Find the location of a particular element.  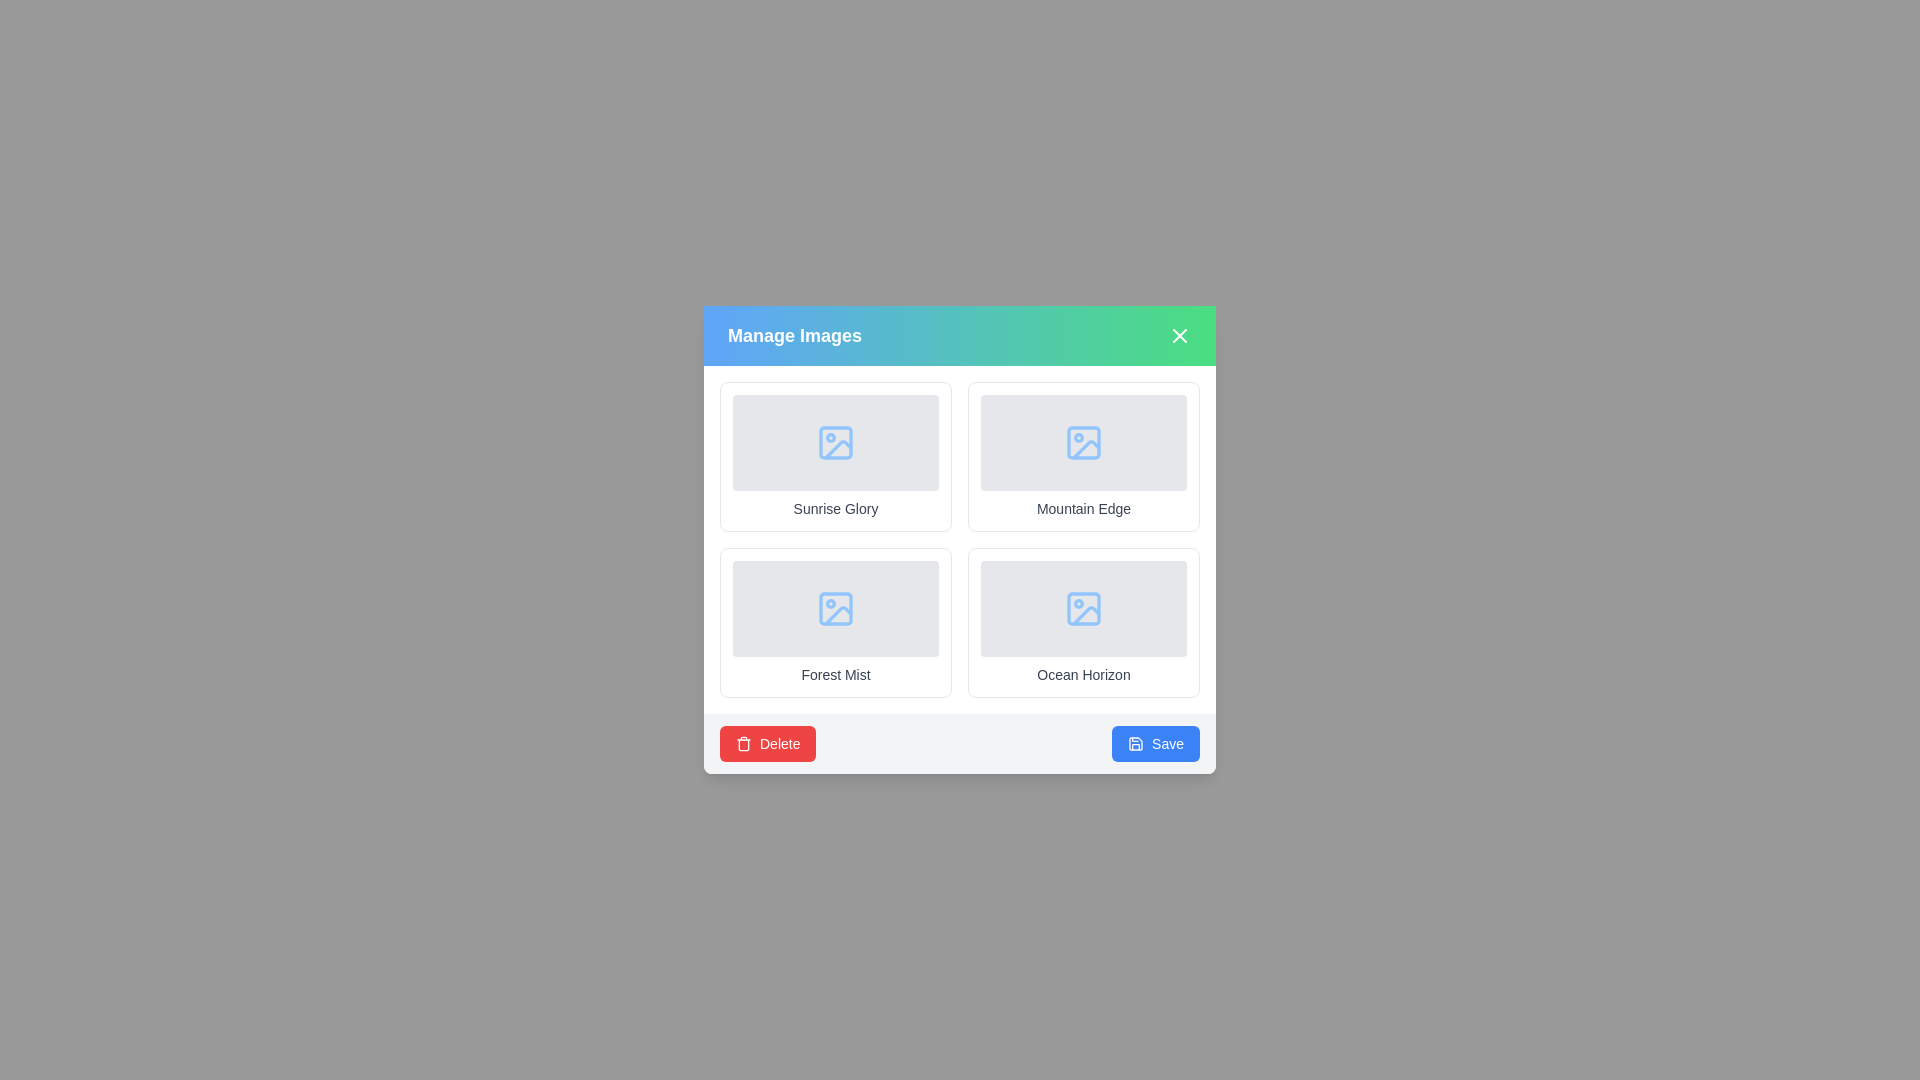

the small button with an 'X' icon, styled with a green gradient background, located at the top-right corner of the 'Manage Images' modal header is located at coordinates (1180, 334).